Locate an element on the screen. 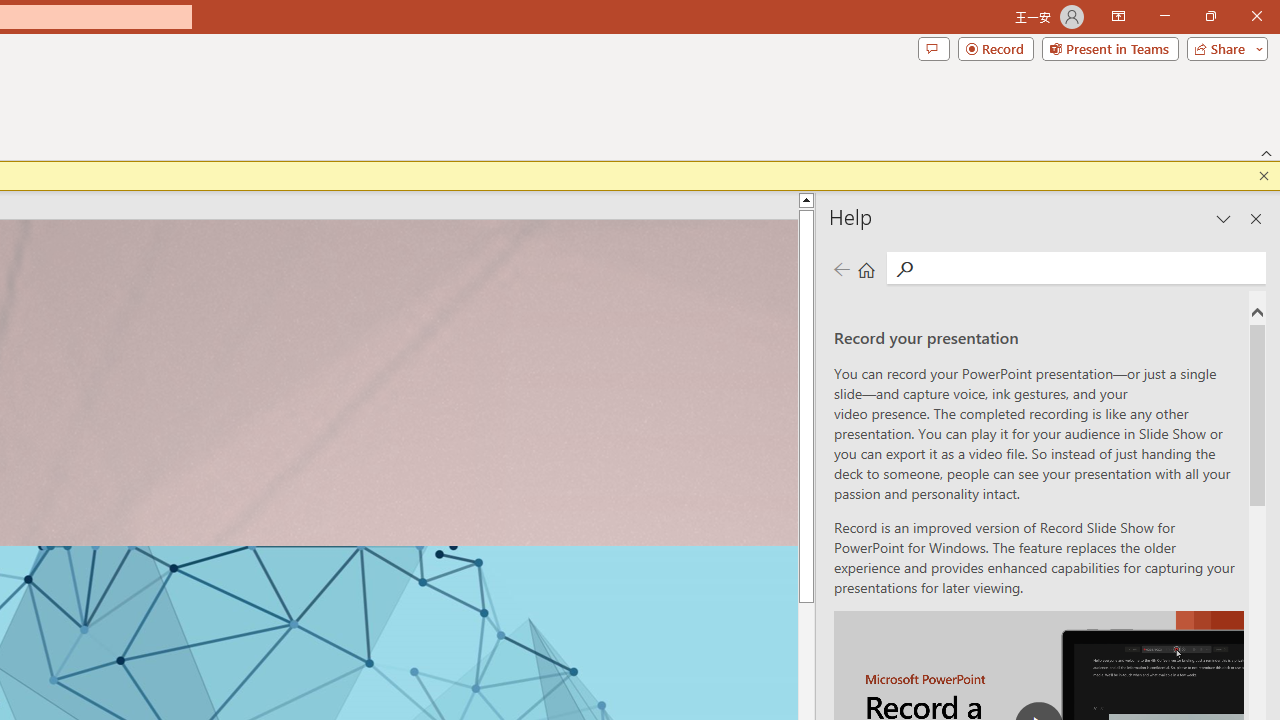 This screenshot has width=1280, height=720. 'Record' is located at coordinates (995, 47).